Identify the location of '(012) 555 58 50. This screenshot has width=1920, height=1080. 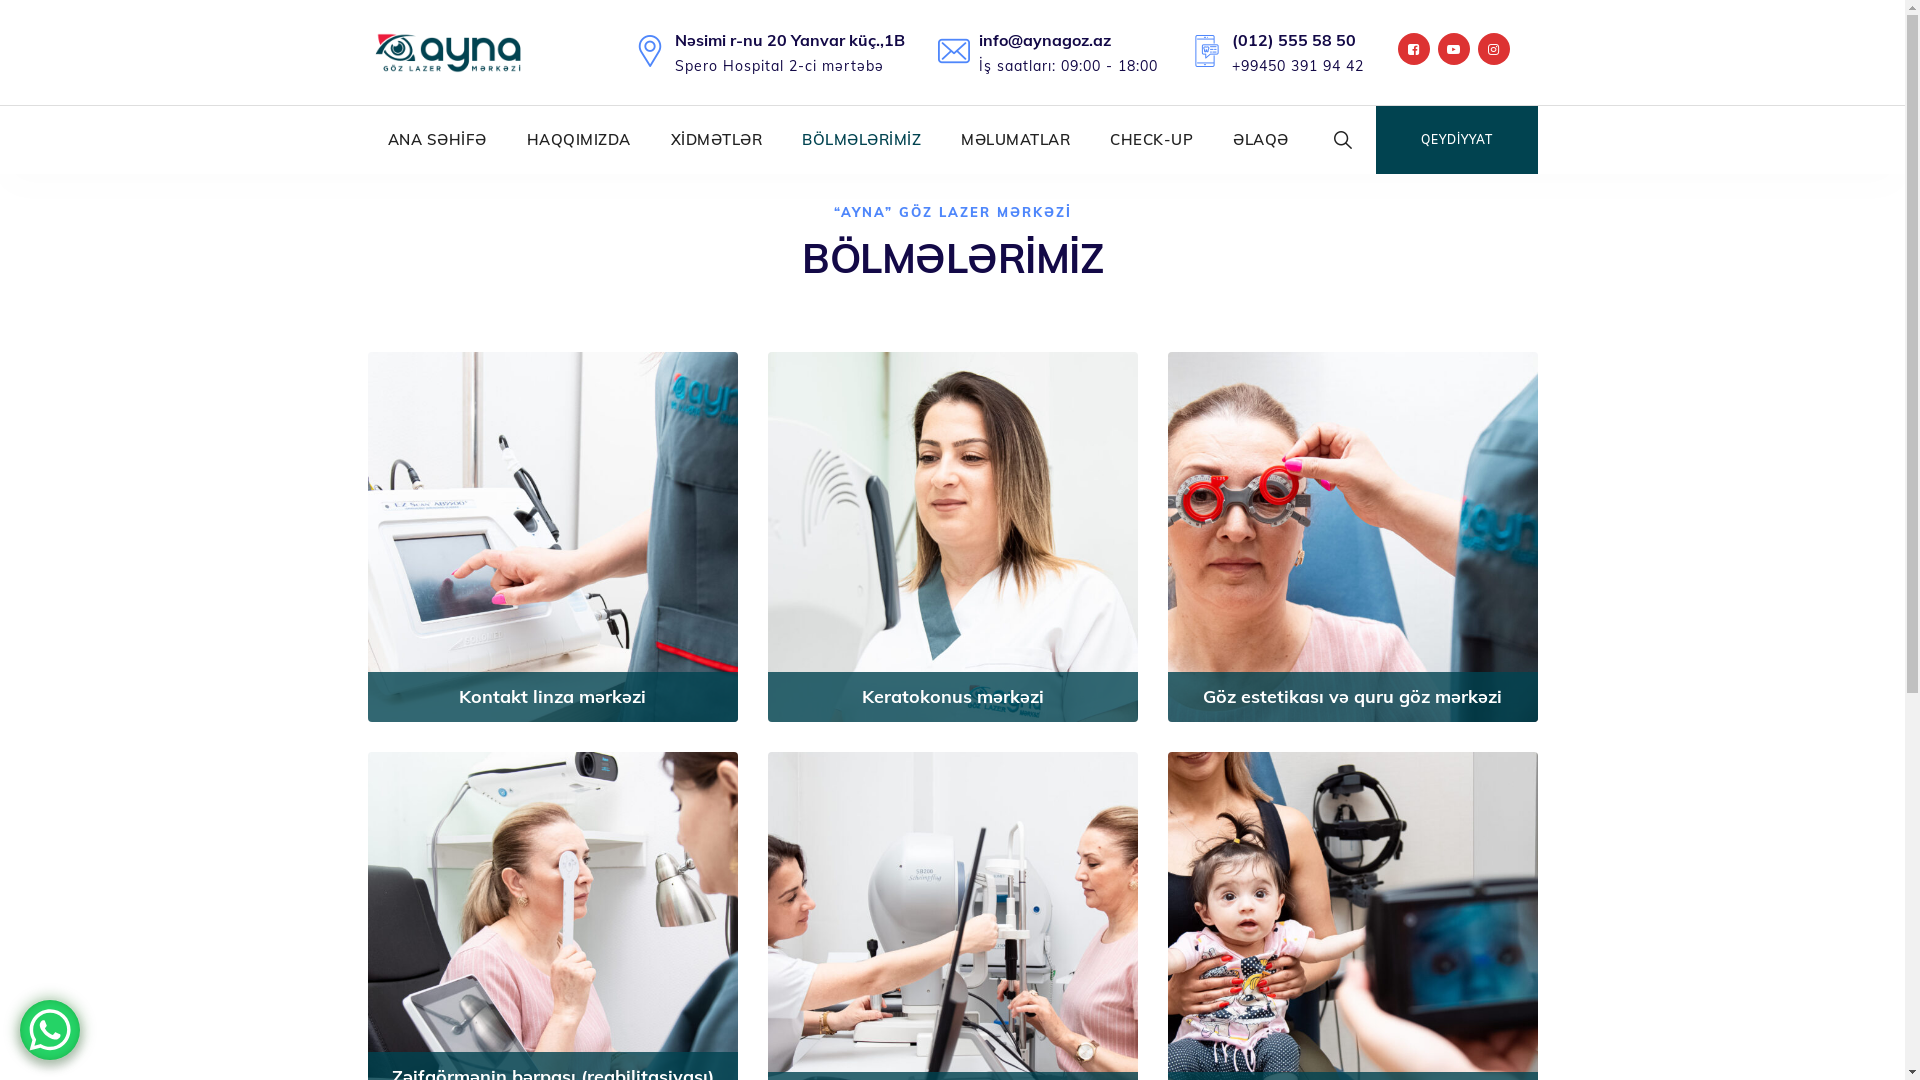
(1297, 50).